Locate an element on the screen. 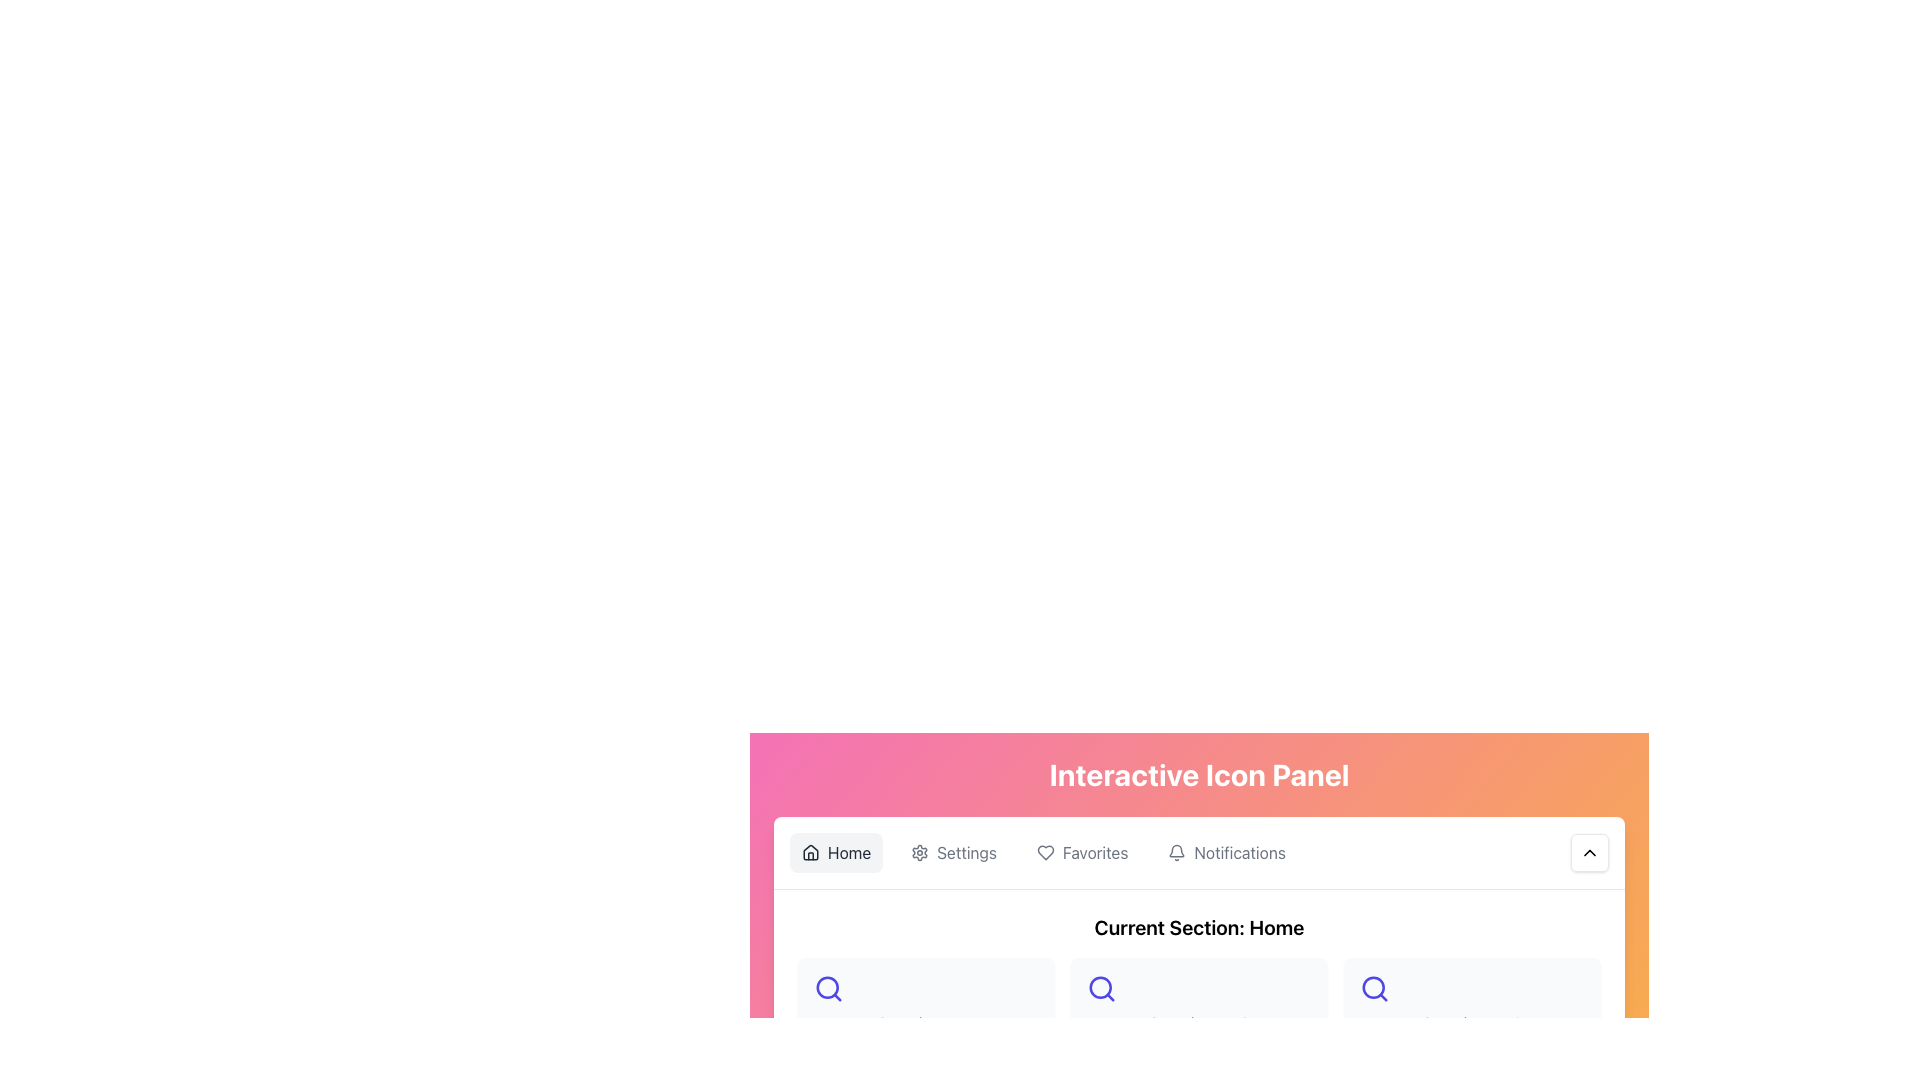  the 'Settings' button with a gear icon in the navigation bar is located at coordinates (953, 852).